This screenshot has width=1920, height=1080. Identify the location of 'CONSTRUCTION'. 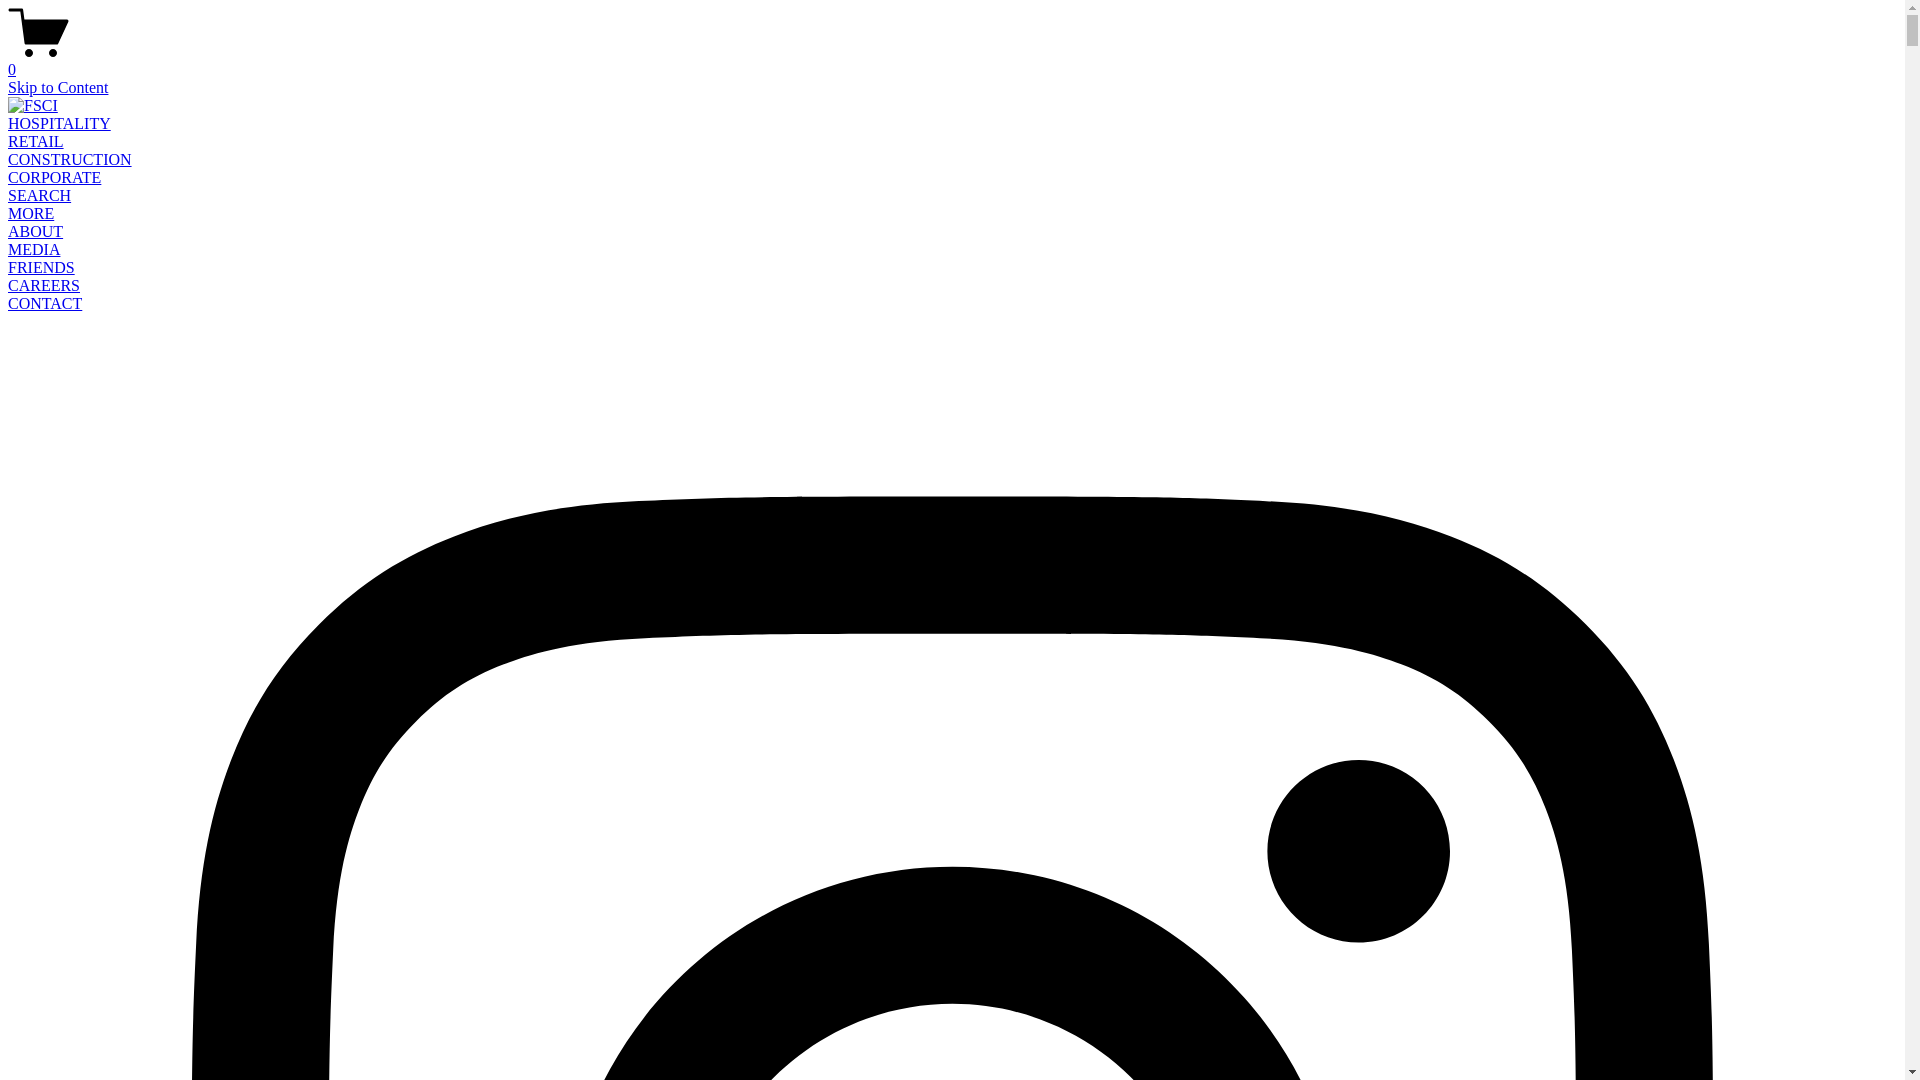
(8, 158).